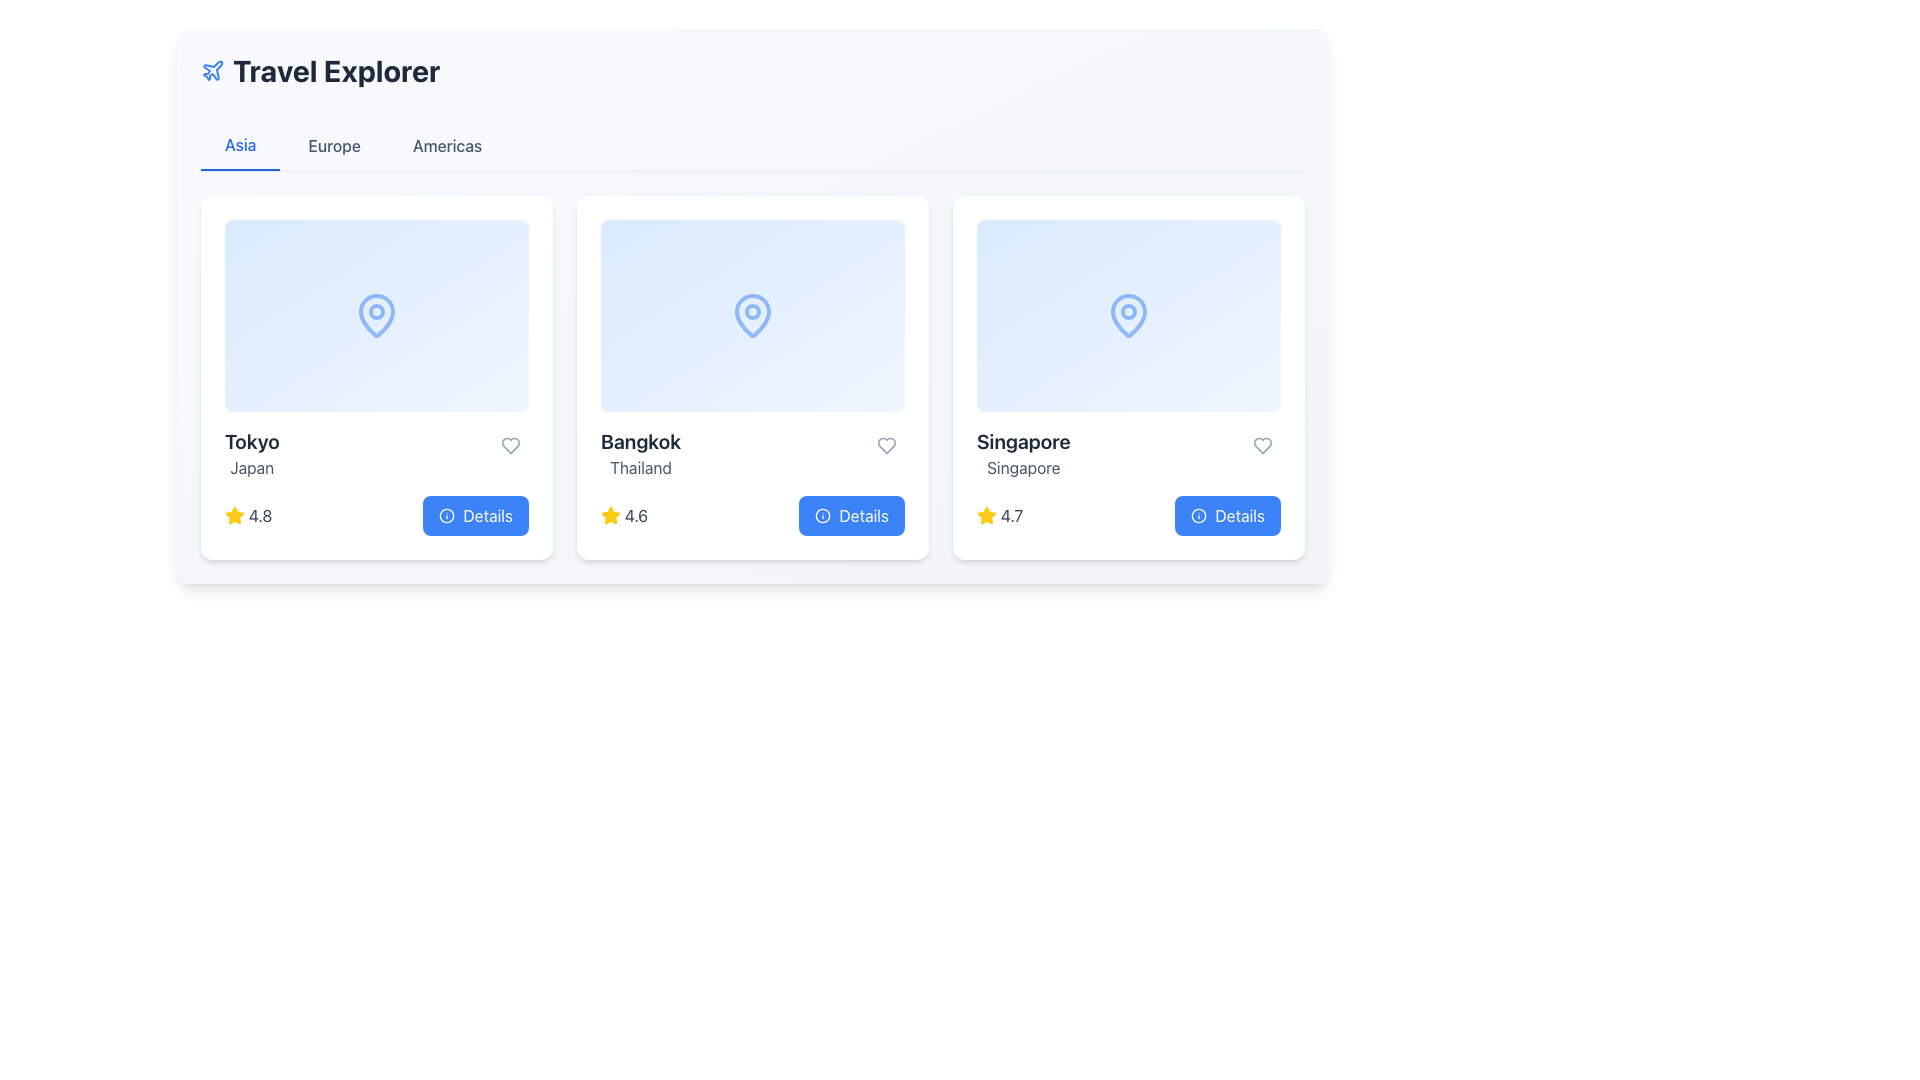 The width and height of the screenshot is (1920, 1080). Describe the element at coordinates (823, 515) in the screenshot. I see `the circular information icon with a bold border and 'i' symbol, located within the 'Details' button of the second card for 'Bangkok, Thailand.'` at that location.